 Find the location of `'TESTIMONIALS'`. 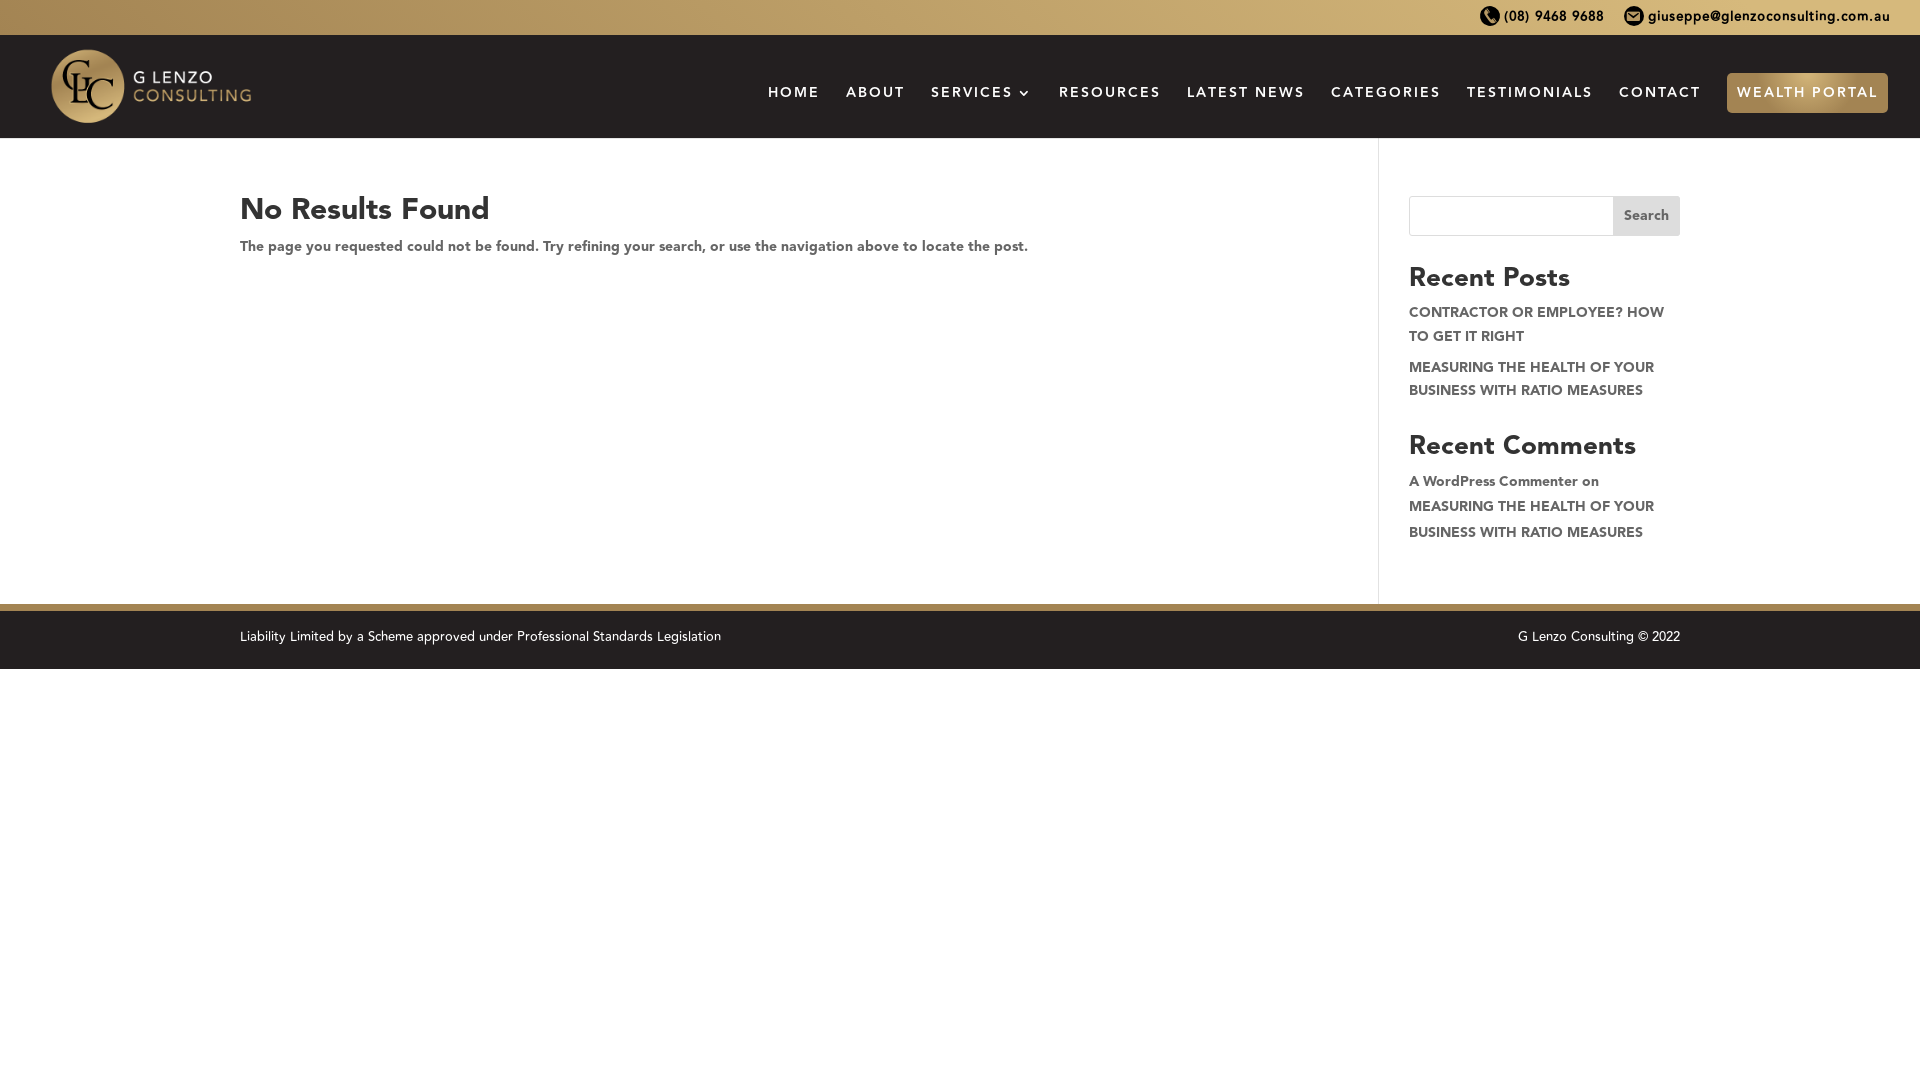

'TESTIMONIALS' is located at coordinates (1529, 111).